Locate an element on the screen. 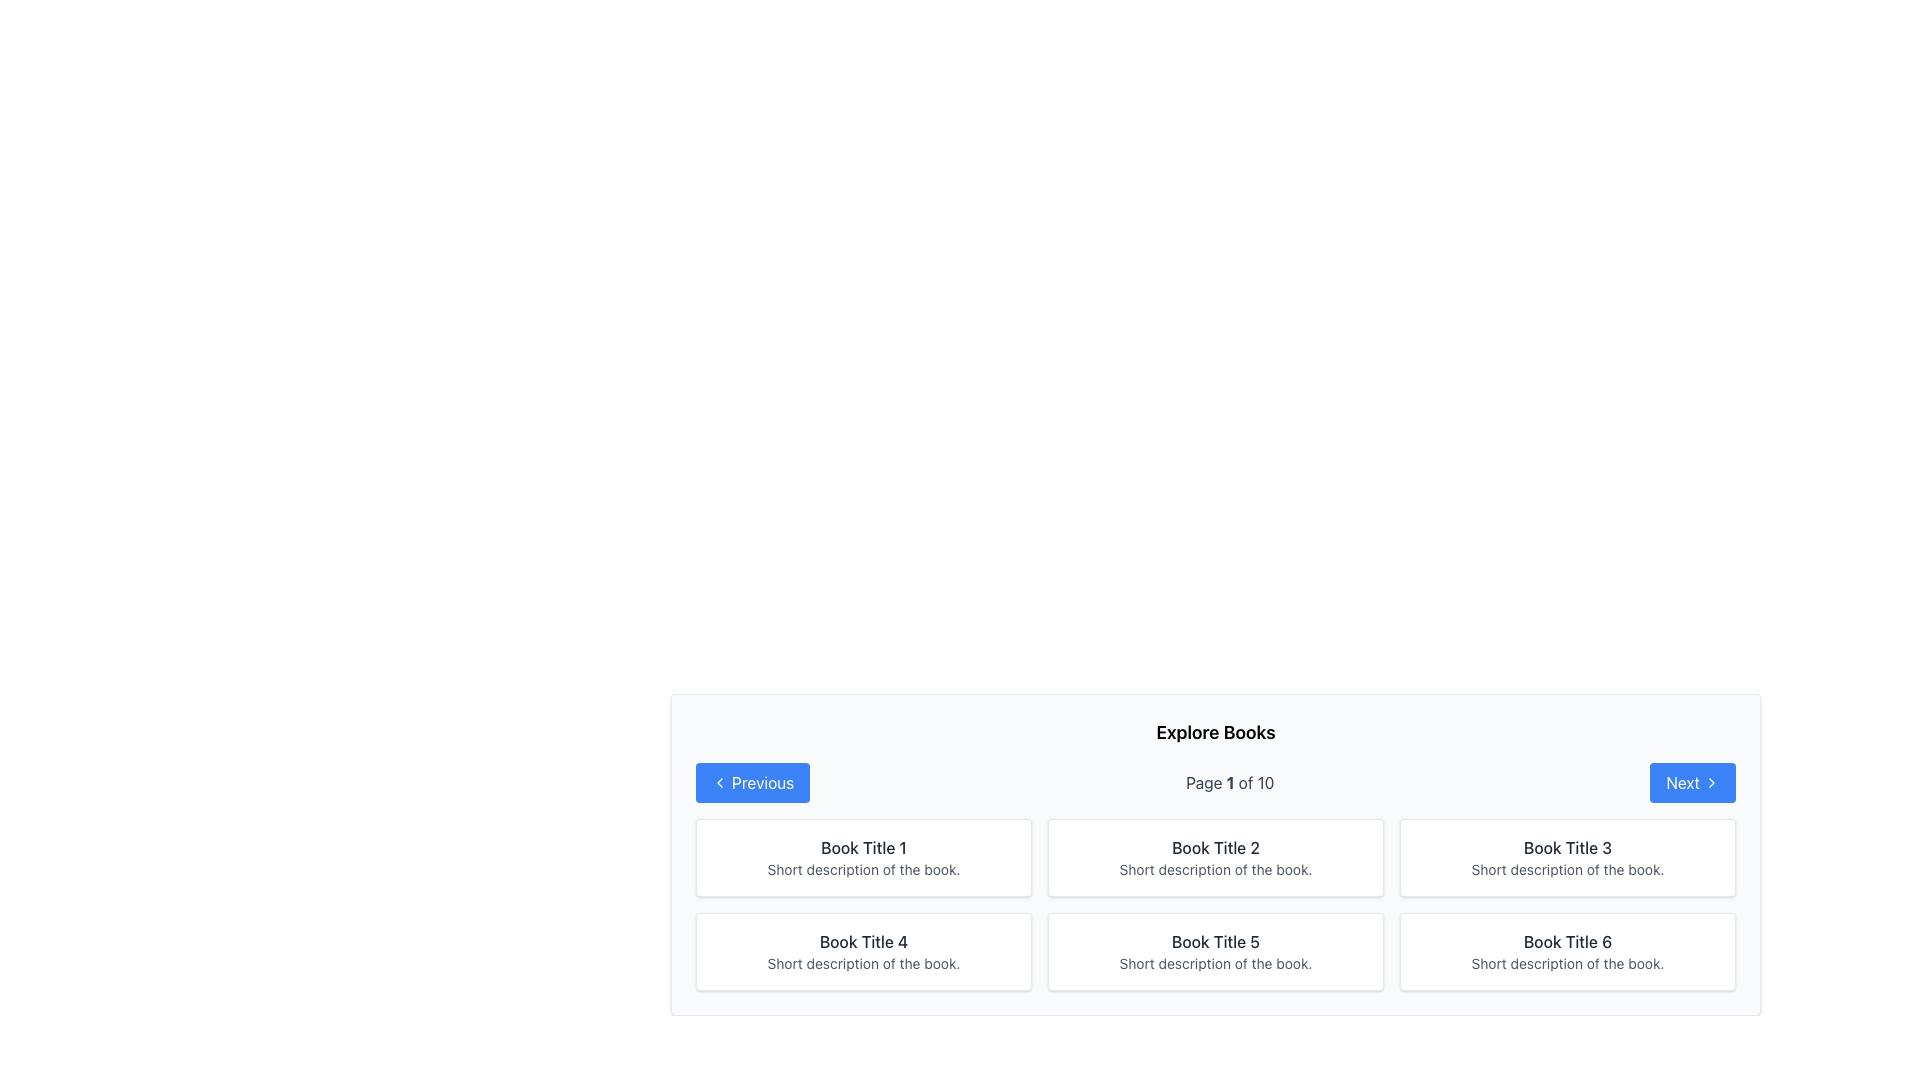  the Information card representing a book item, which is the second card in the first row of the grid layout is located at coordinates (1214, 856).